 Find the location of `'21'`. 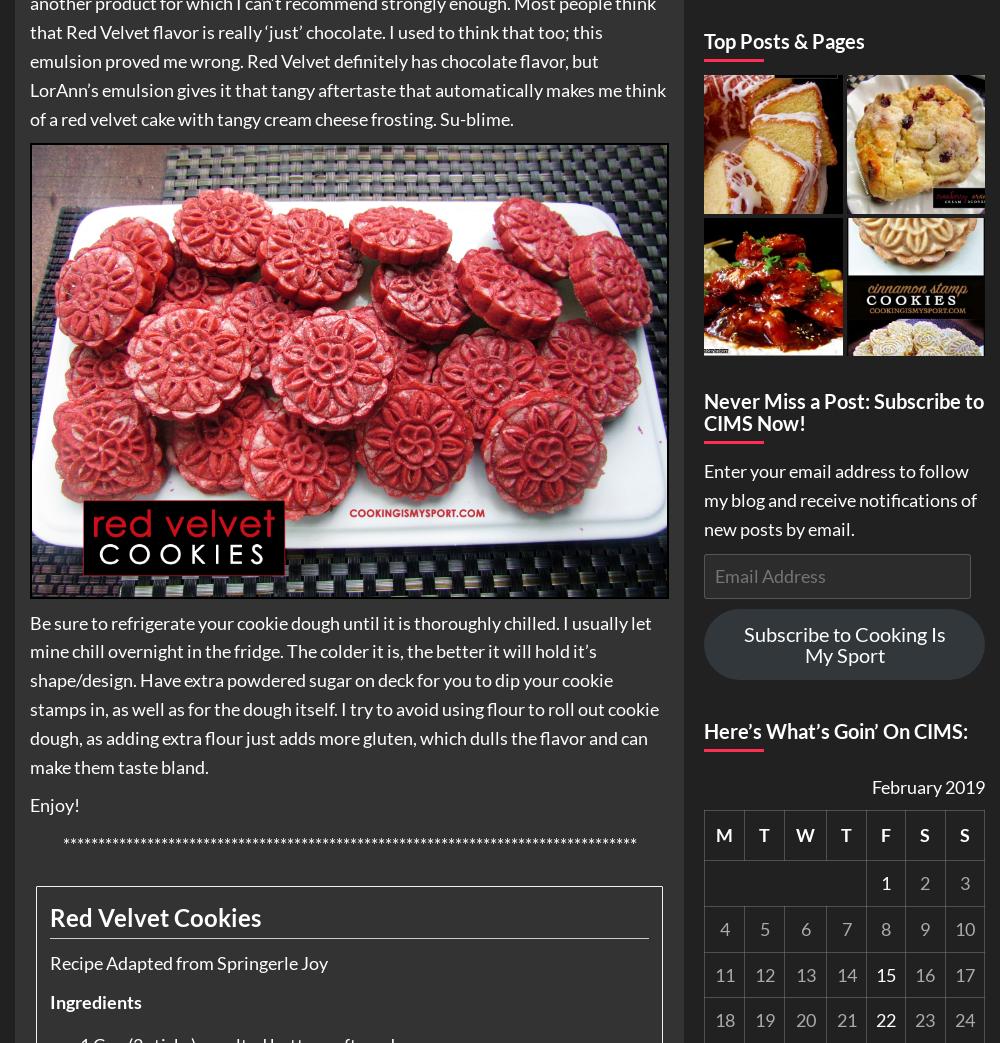

'21' is located at coordinates (845, 1019).